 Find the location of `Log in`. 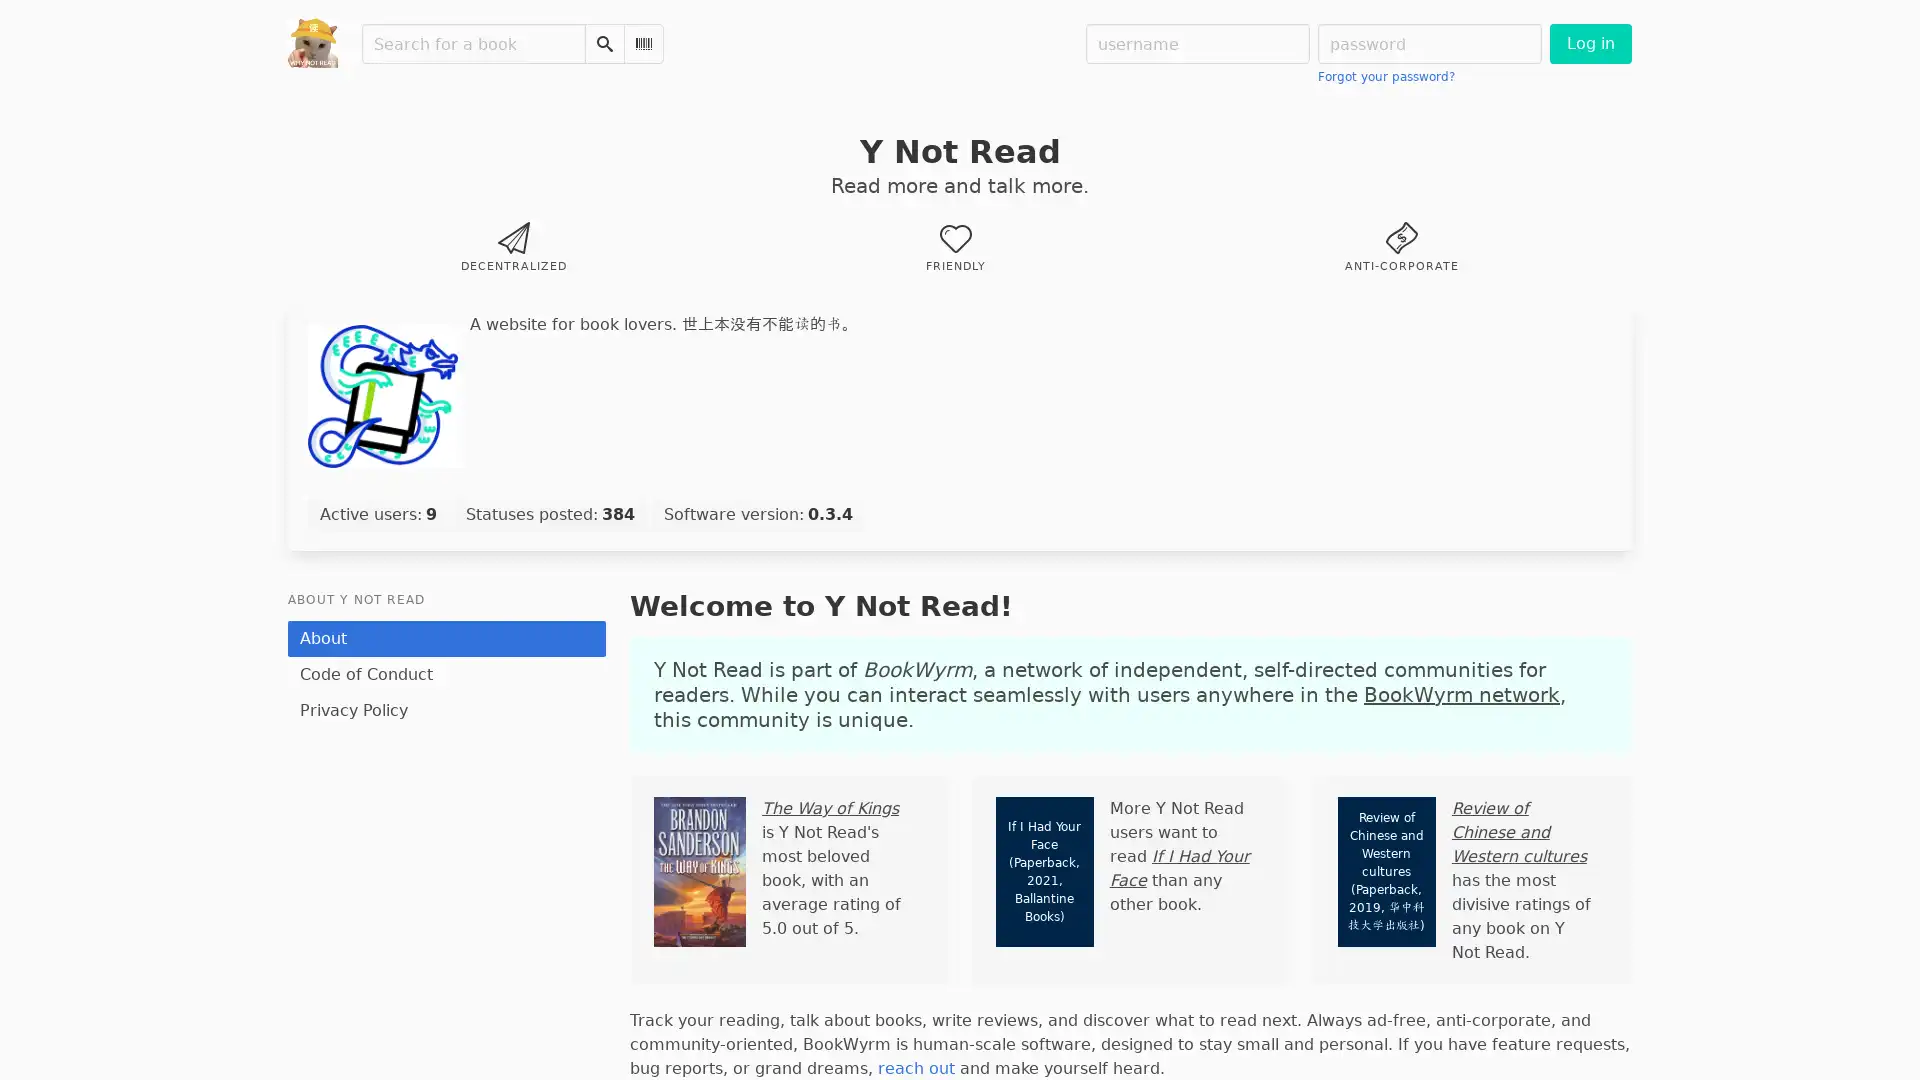

Log in is located at coordinates (1589, 43).